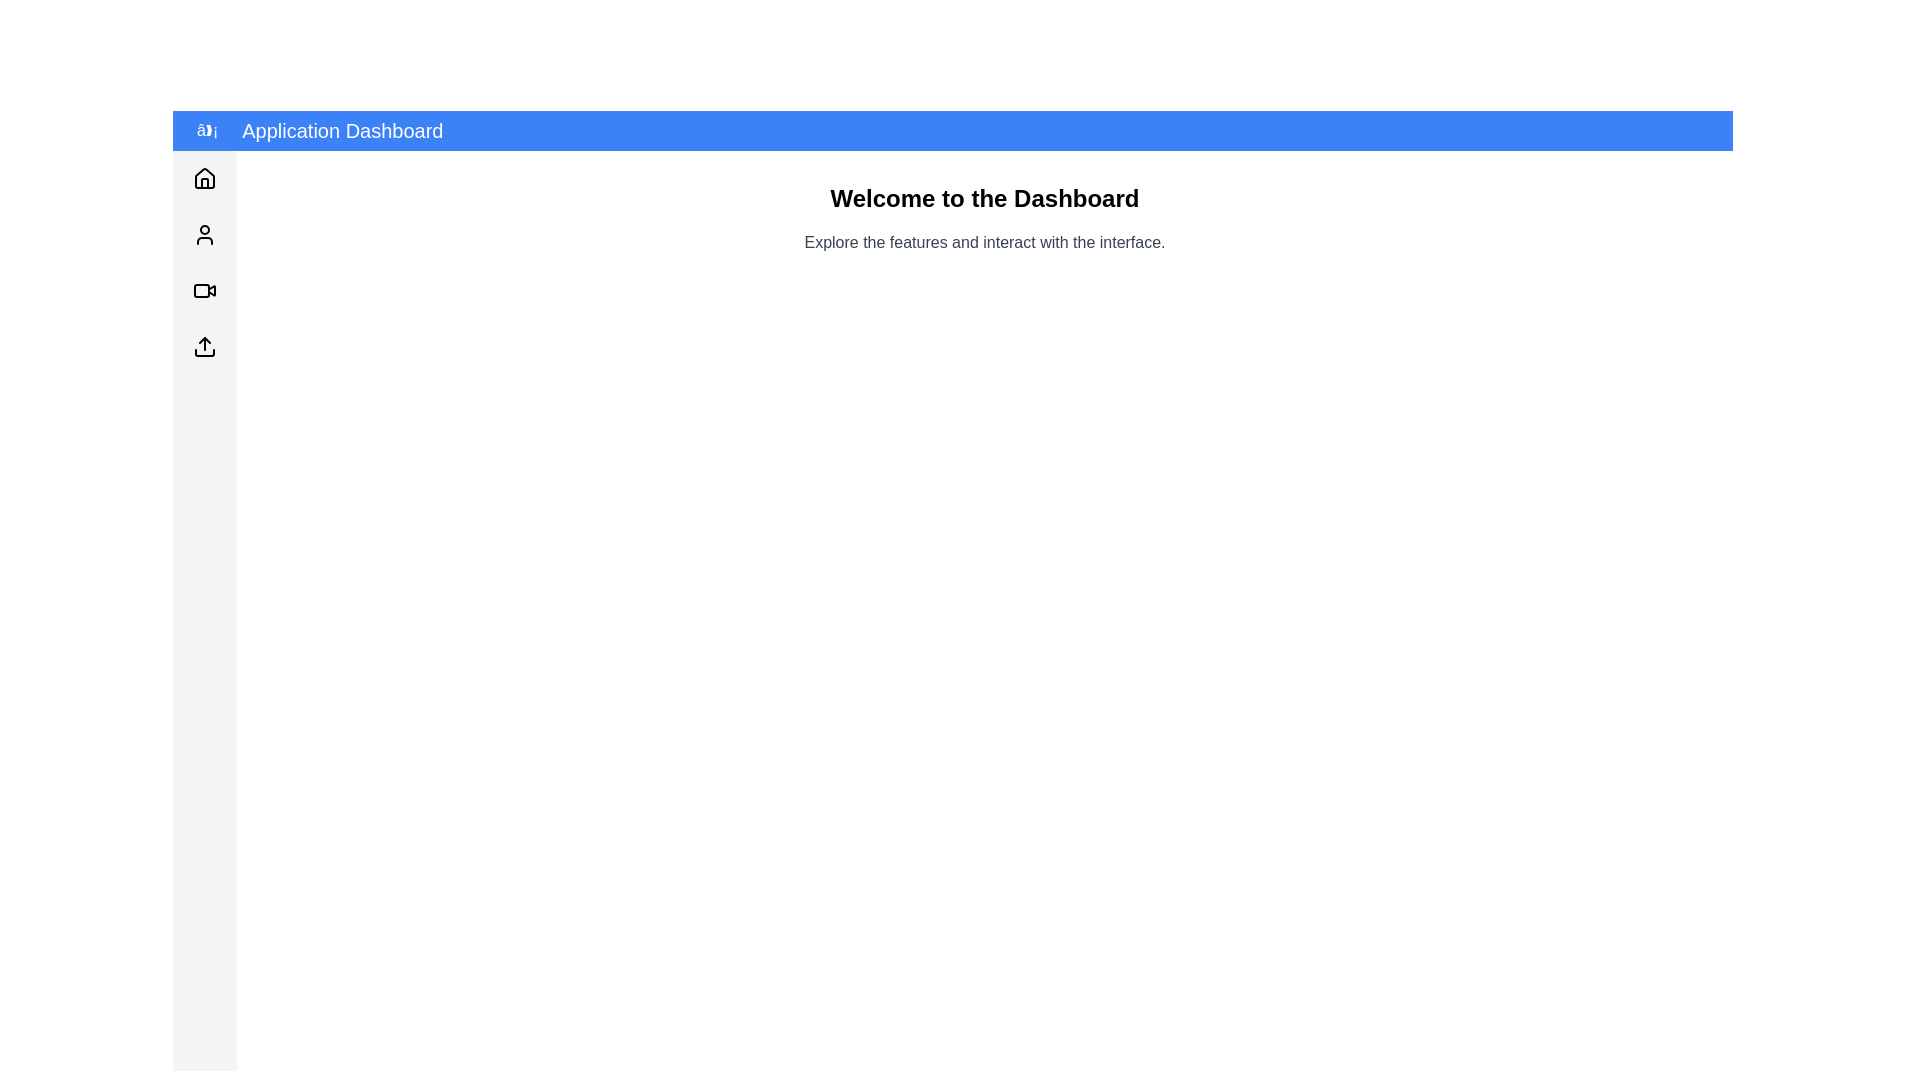 Image resolution: width=1920 pixels, height=1080 pixels. What do you see at coordinates (205, 290) in the screenshot?
I see `the third icon in the vertical stack of icons on the left side of the interface` at bounding box center [205, 290].